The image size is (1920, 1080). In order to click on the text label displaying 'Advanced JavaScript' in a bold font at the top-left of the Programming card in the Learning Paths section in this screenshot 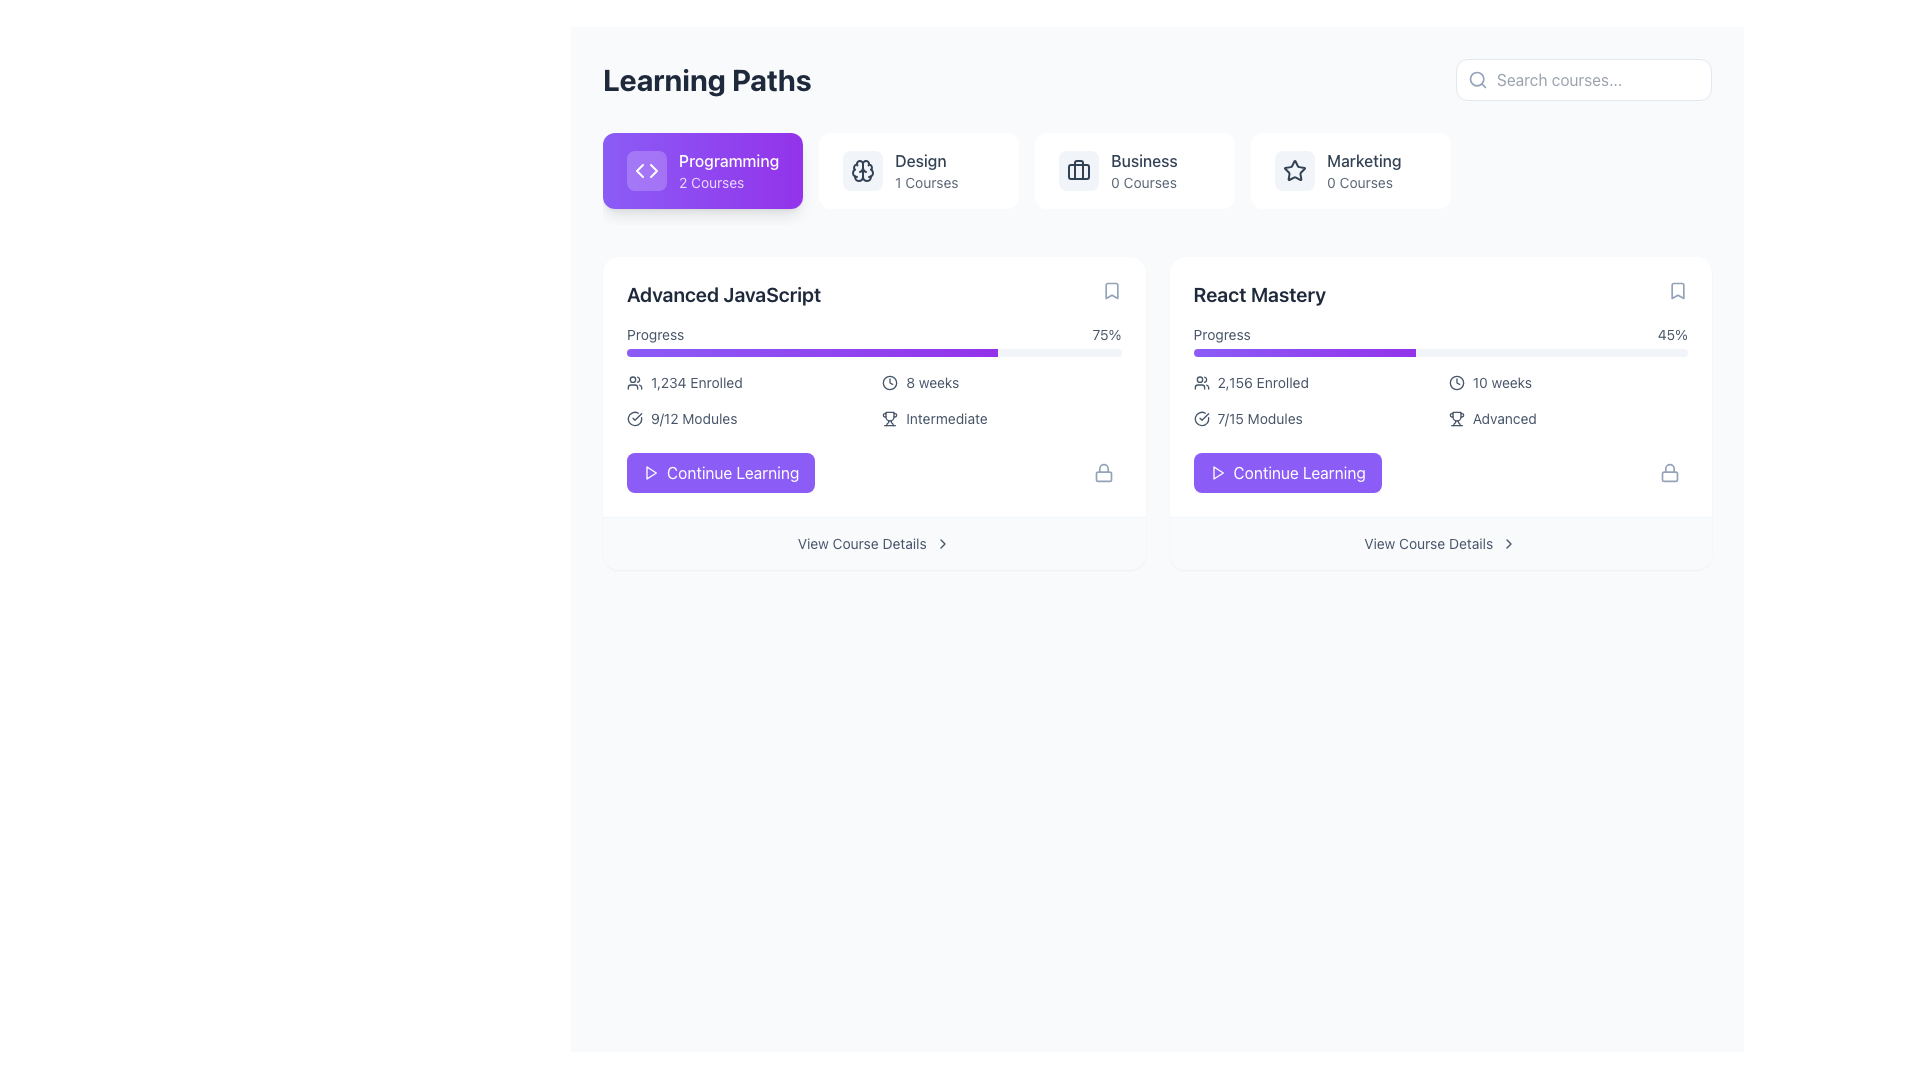, I will do `click(723, 294)`.